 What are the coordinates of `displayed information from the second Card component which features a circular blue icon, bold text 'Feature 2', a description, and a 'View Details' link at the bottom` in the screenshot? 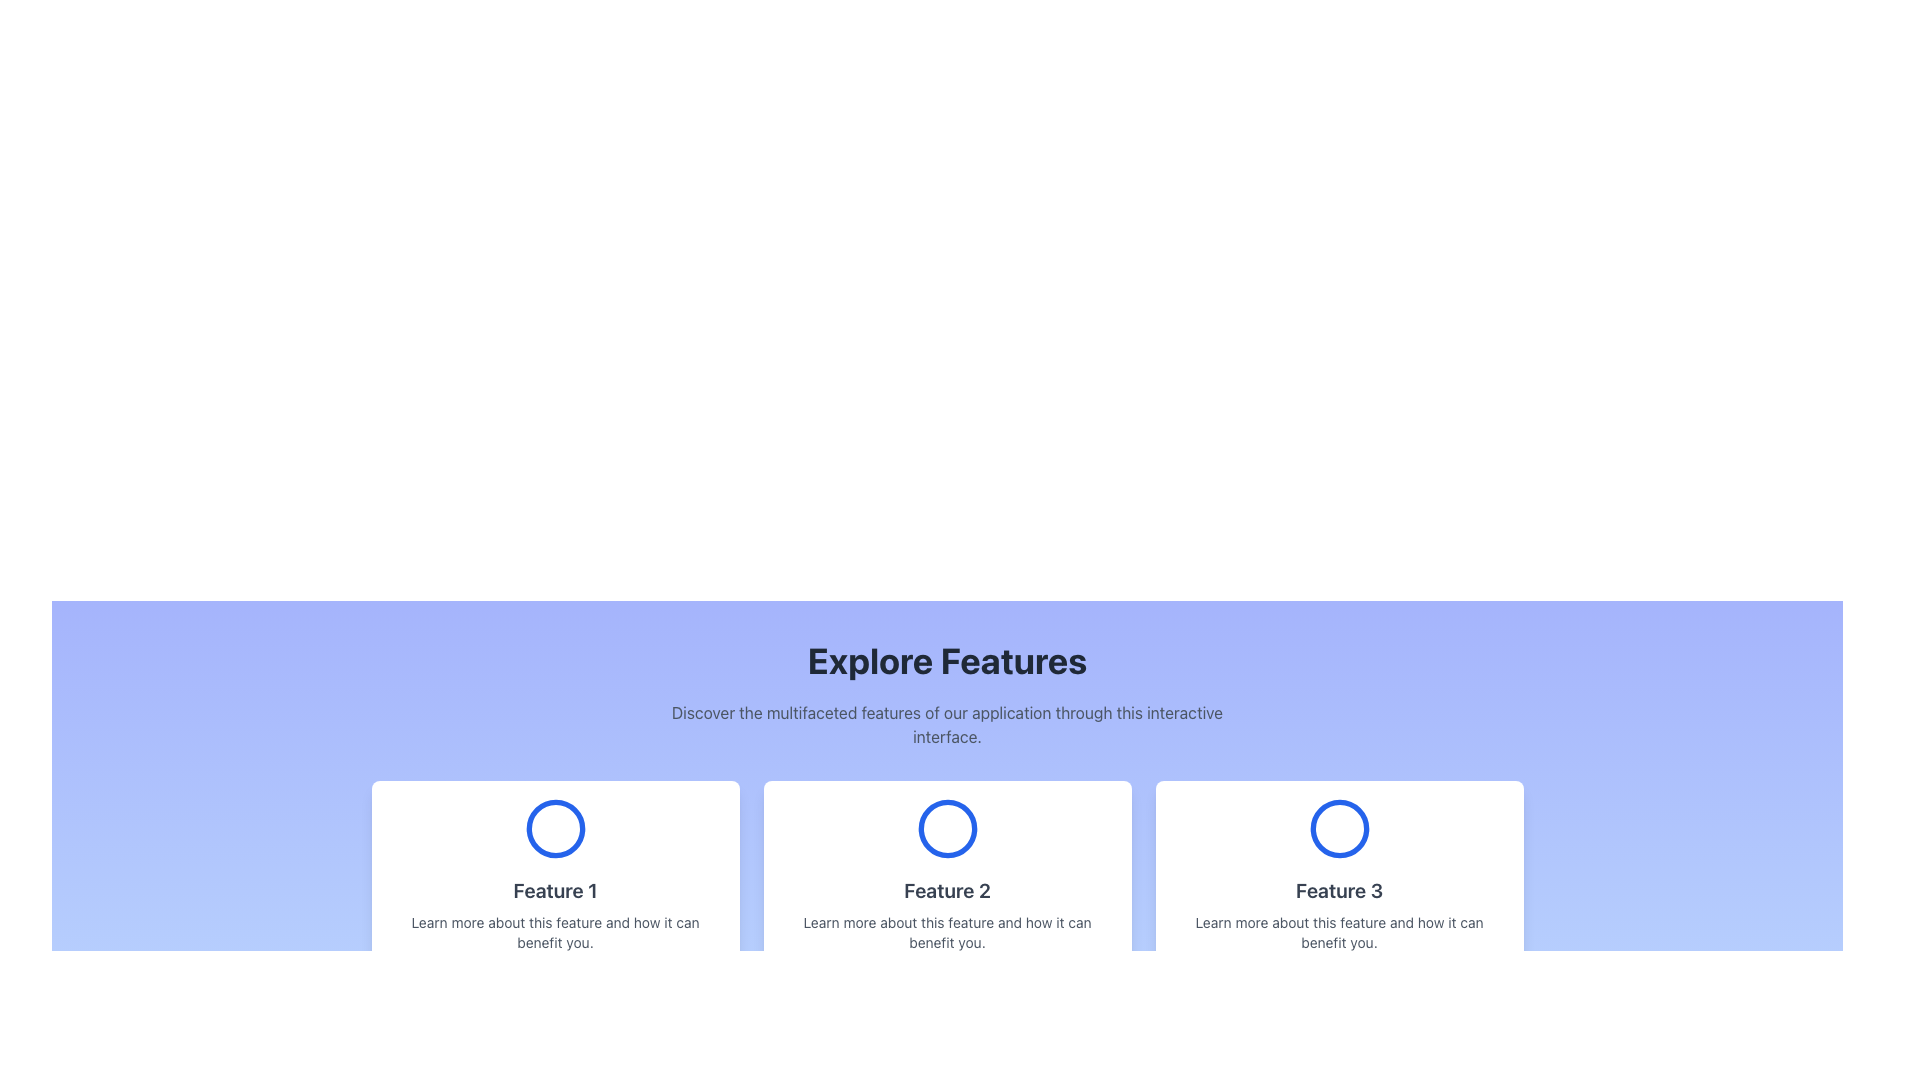 It's located at (946, 893).